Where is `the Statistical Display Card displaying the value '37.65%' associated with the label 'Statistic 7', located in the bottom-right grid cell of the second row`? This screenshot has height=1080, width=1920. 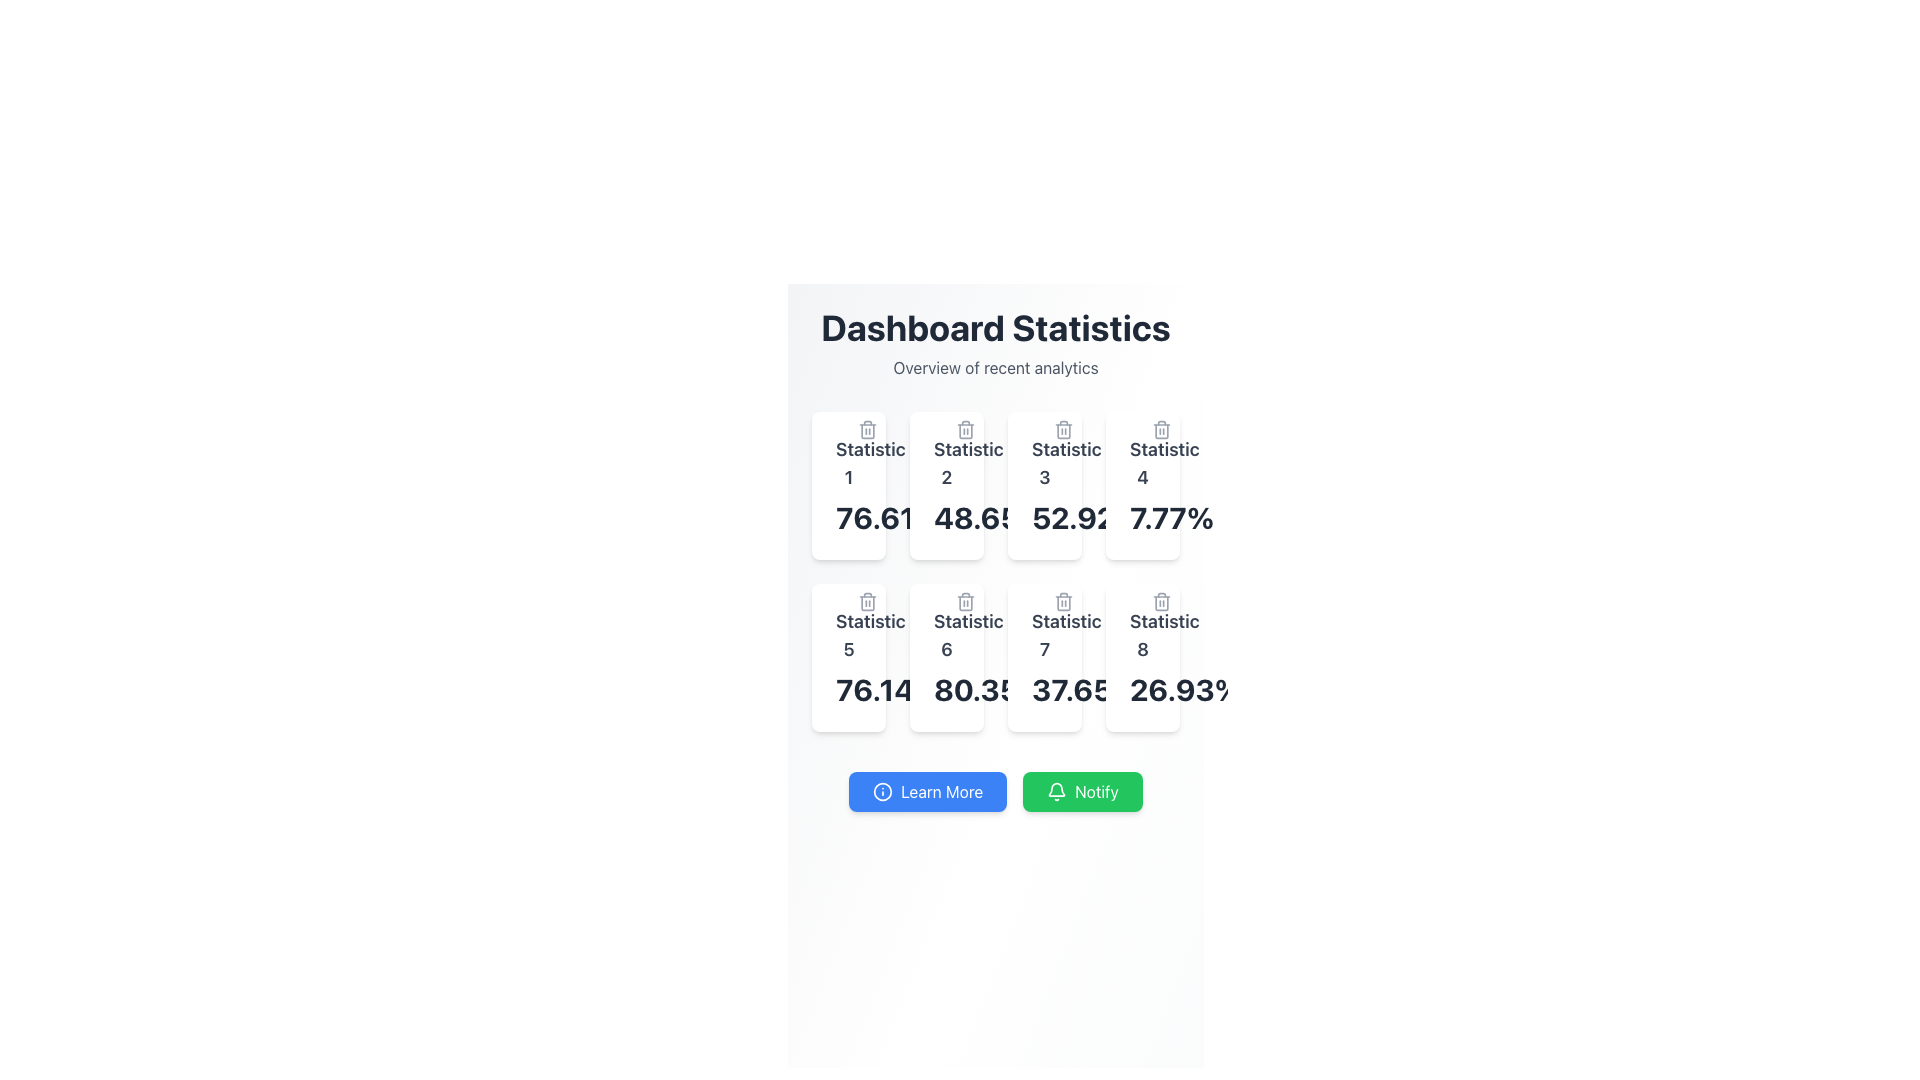
the Statistical Display Card displaying the value '37.65%' associated with the label 'Statistic 7', located in the bottom-right grid cell of the second row is located at coordinates (1044, 658).